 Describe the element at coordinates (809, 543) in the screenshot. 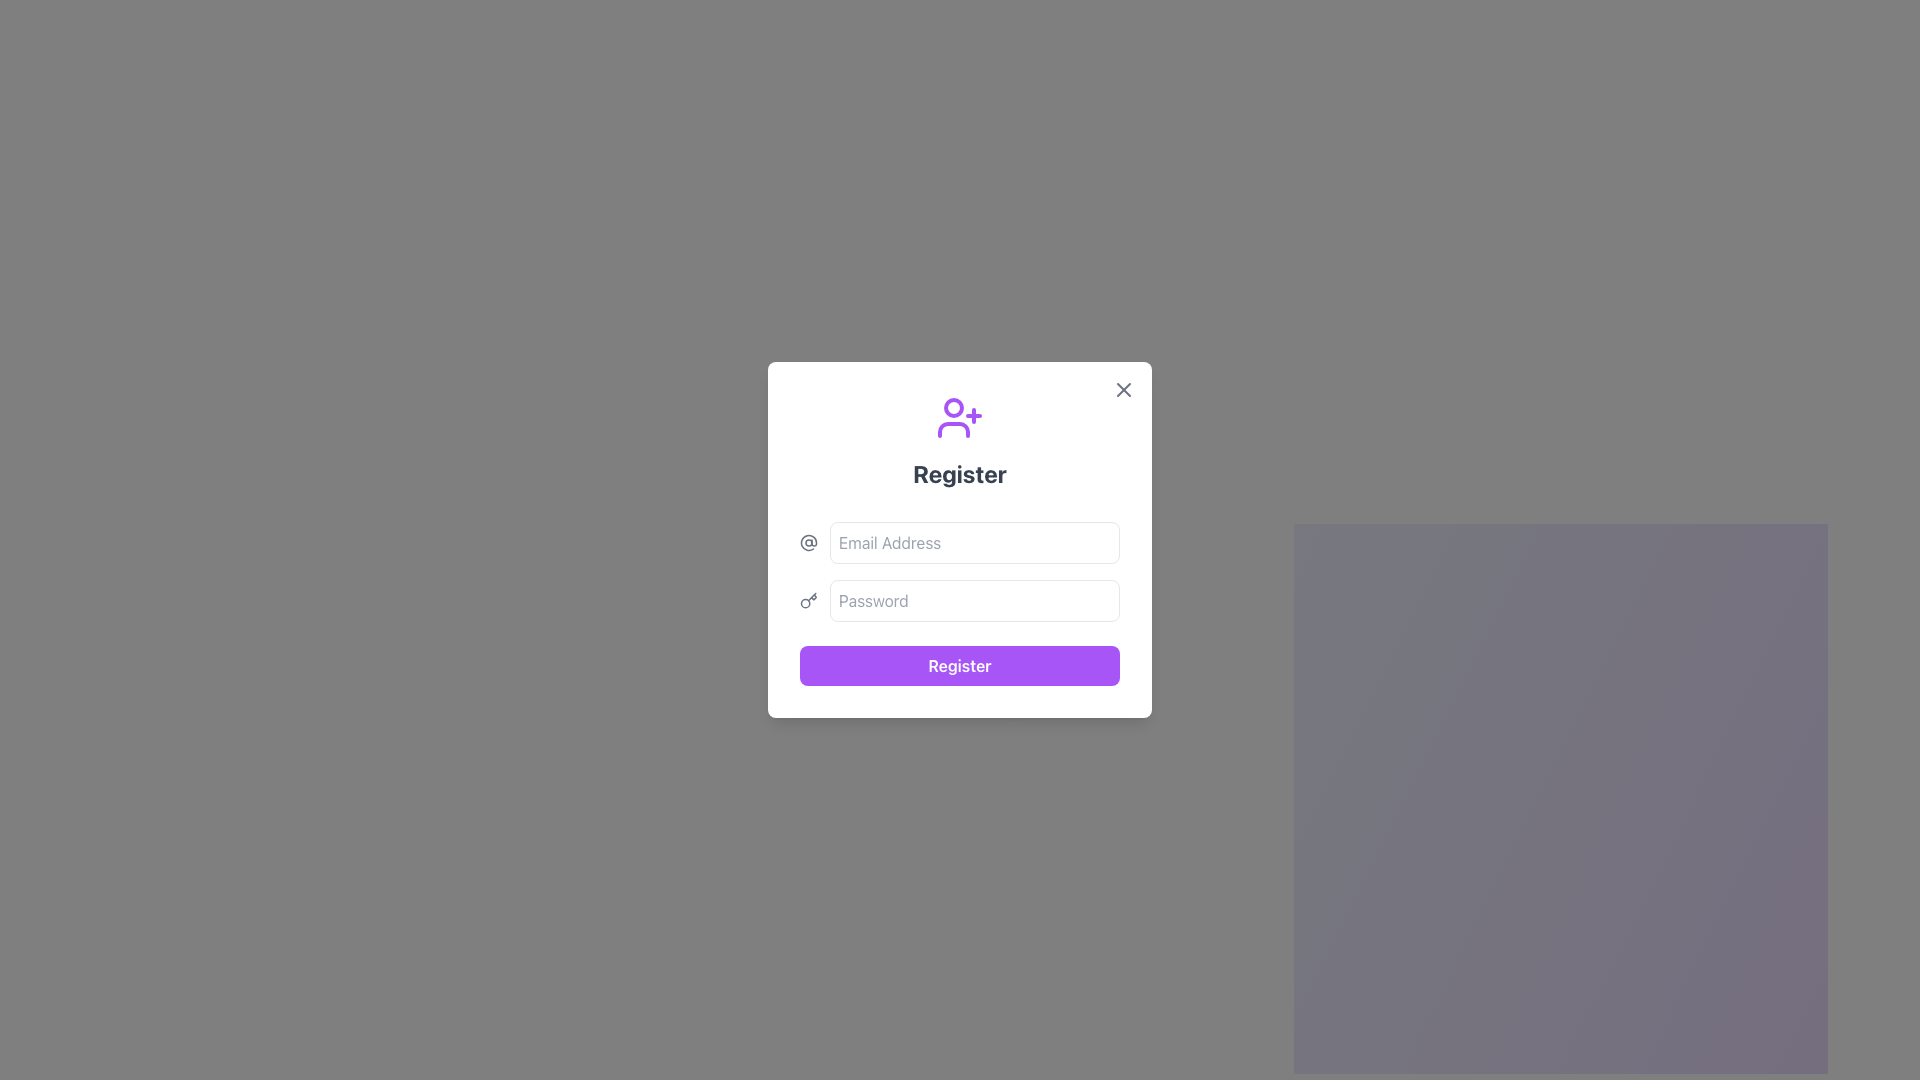

I see `the '@' icon located next to the 'Email Address' input field in the registration form` at that location.